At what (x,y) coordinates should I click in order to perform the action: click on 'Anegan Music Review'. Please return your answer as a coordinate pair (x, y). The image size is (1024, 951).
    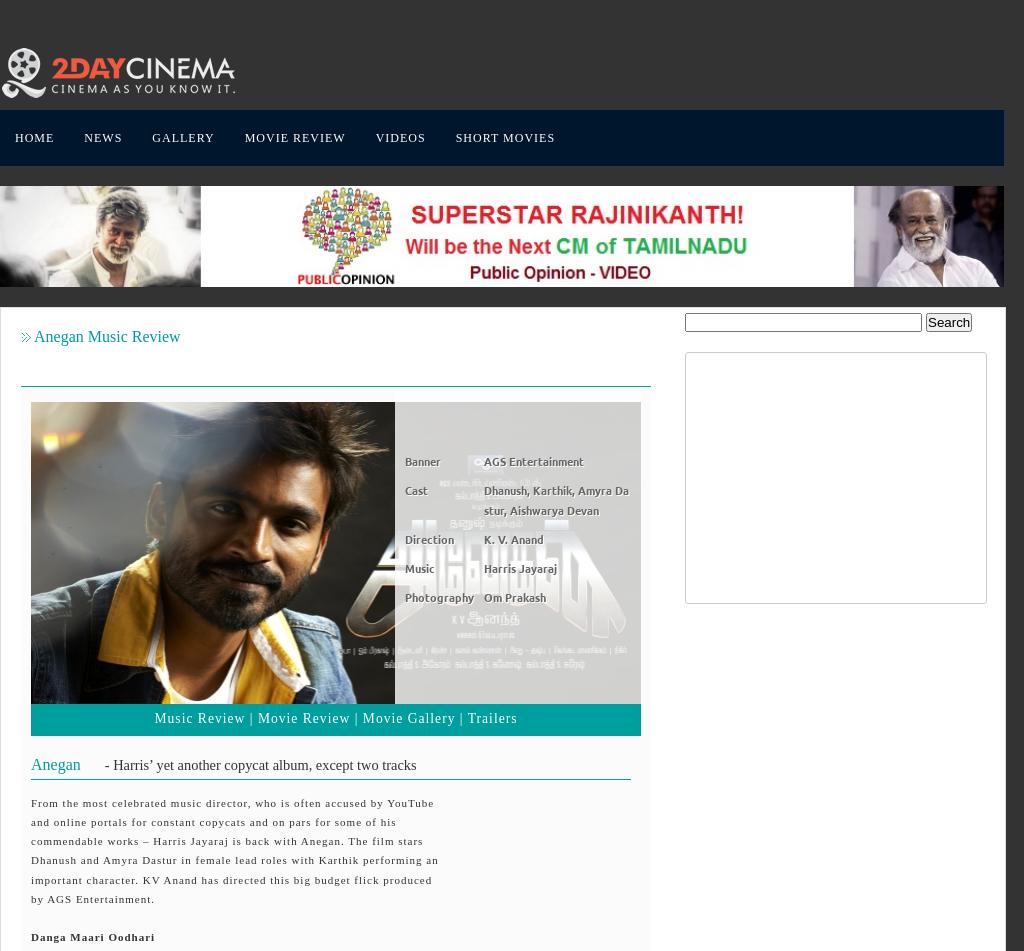
    Looking at the image, I should click on (33, 336).